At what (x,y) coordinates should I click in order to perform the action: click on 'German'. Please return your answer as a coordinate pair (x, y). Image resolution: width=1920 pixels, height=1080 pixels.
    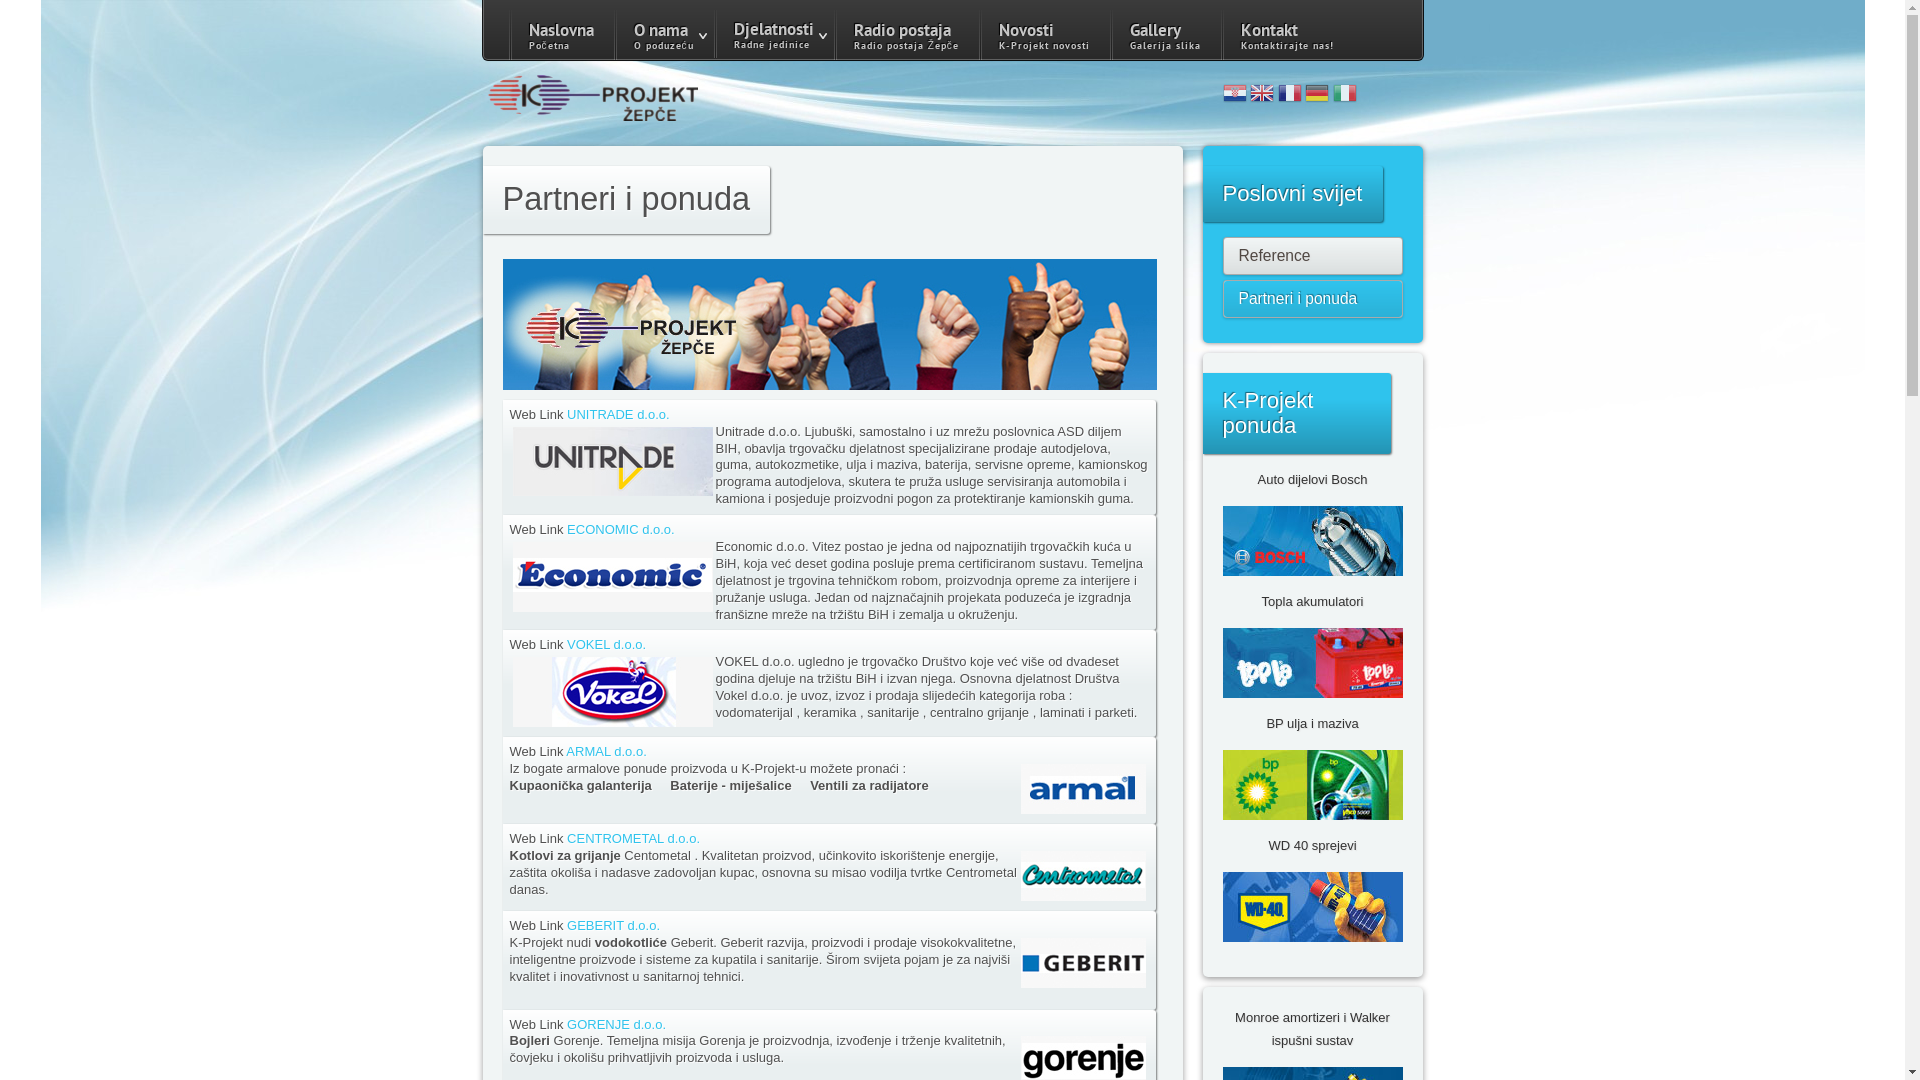
    Looking at the image, I should click on (1316, 95).